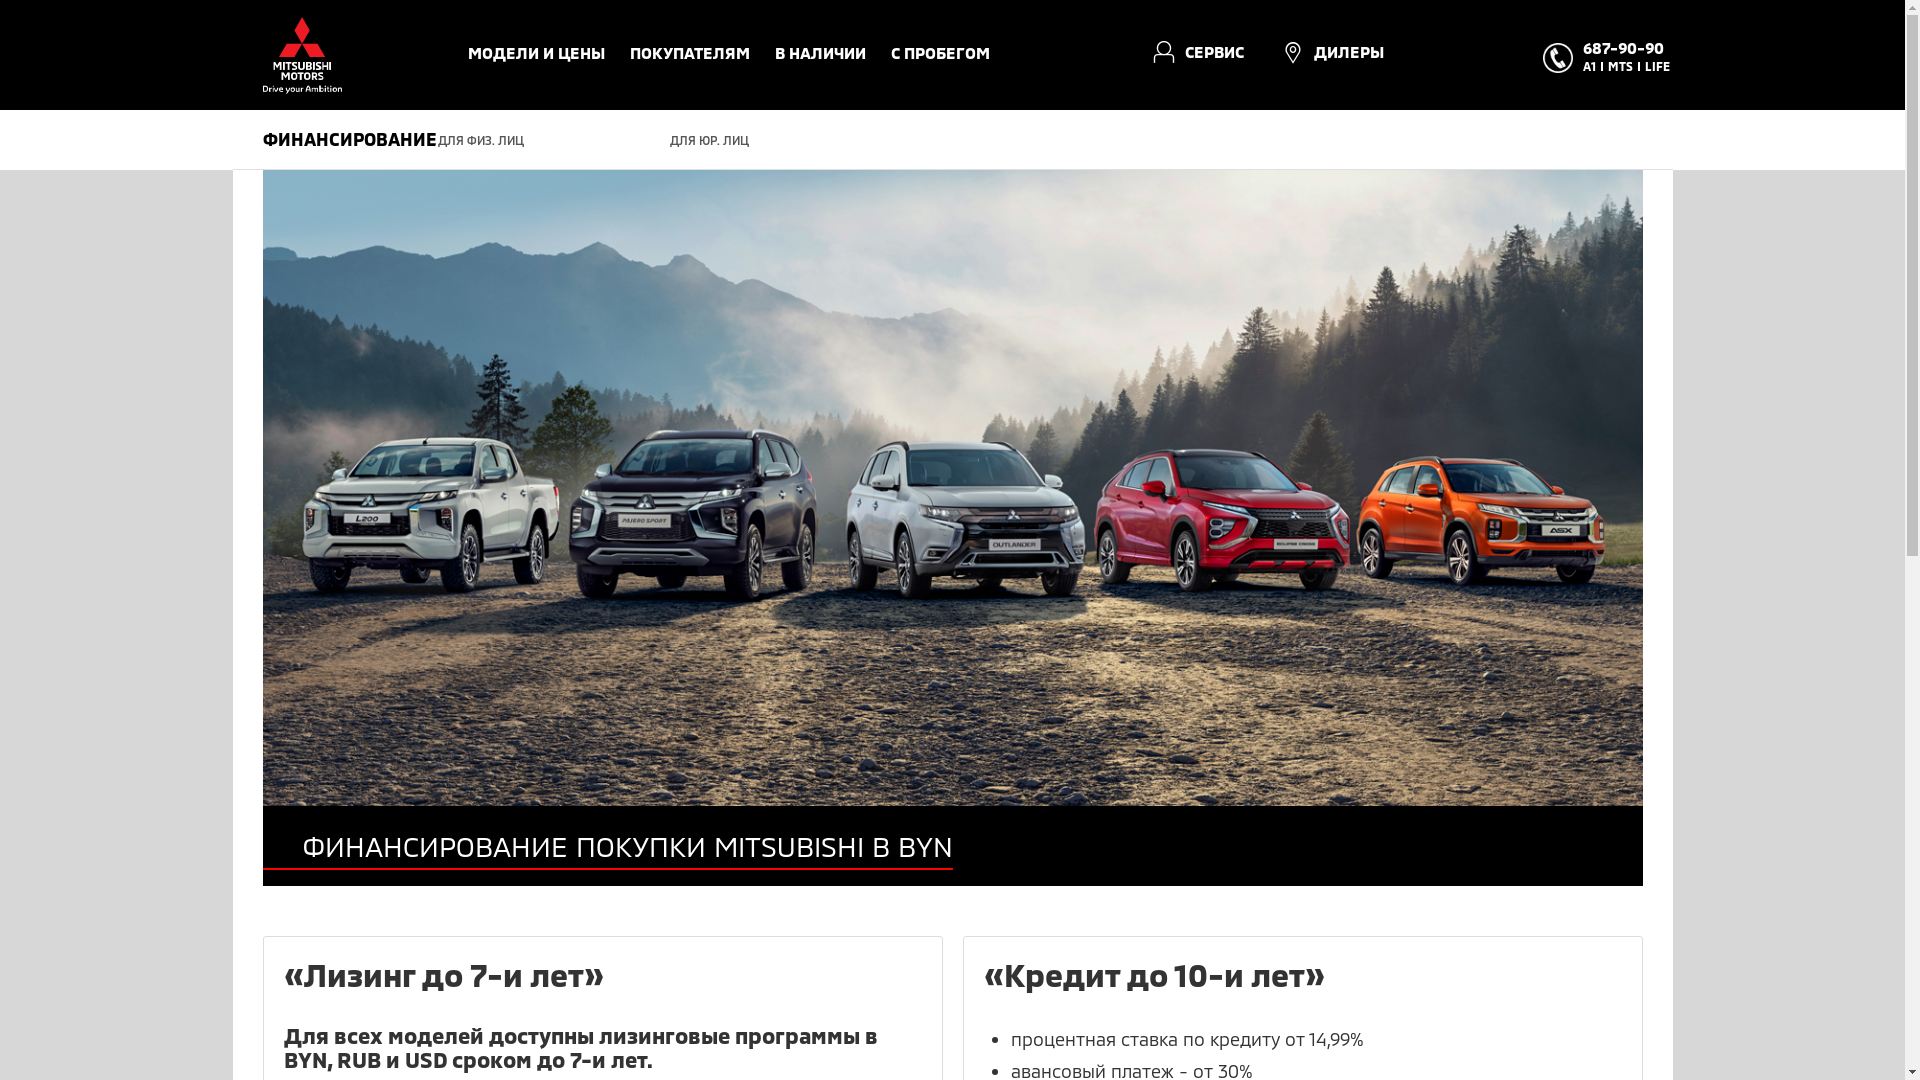  Describe the element at coordinates (1582, 49) in the screenshot. I see `'687-90-90'` at that location.